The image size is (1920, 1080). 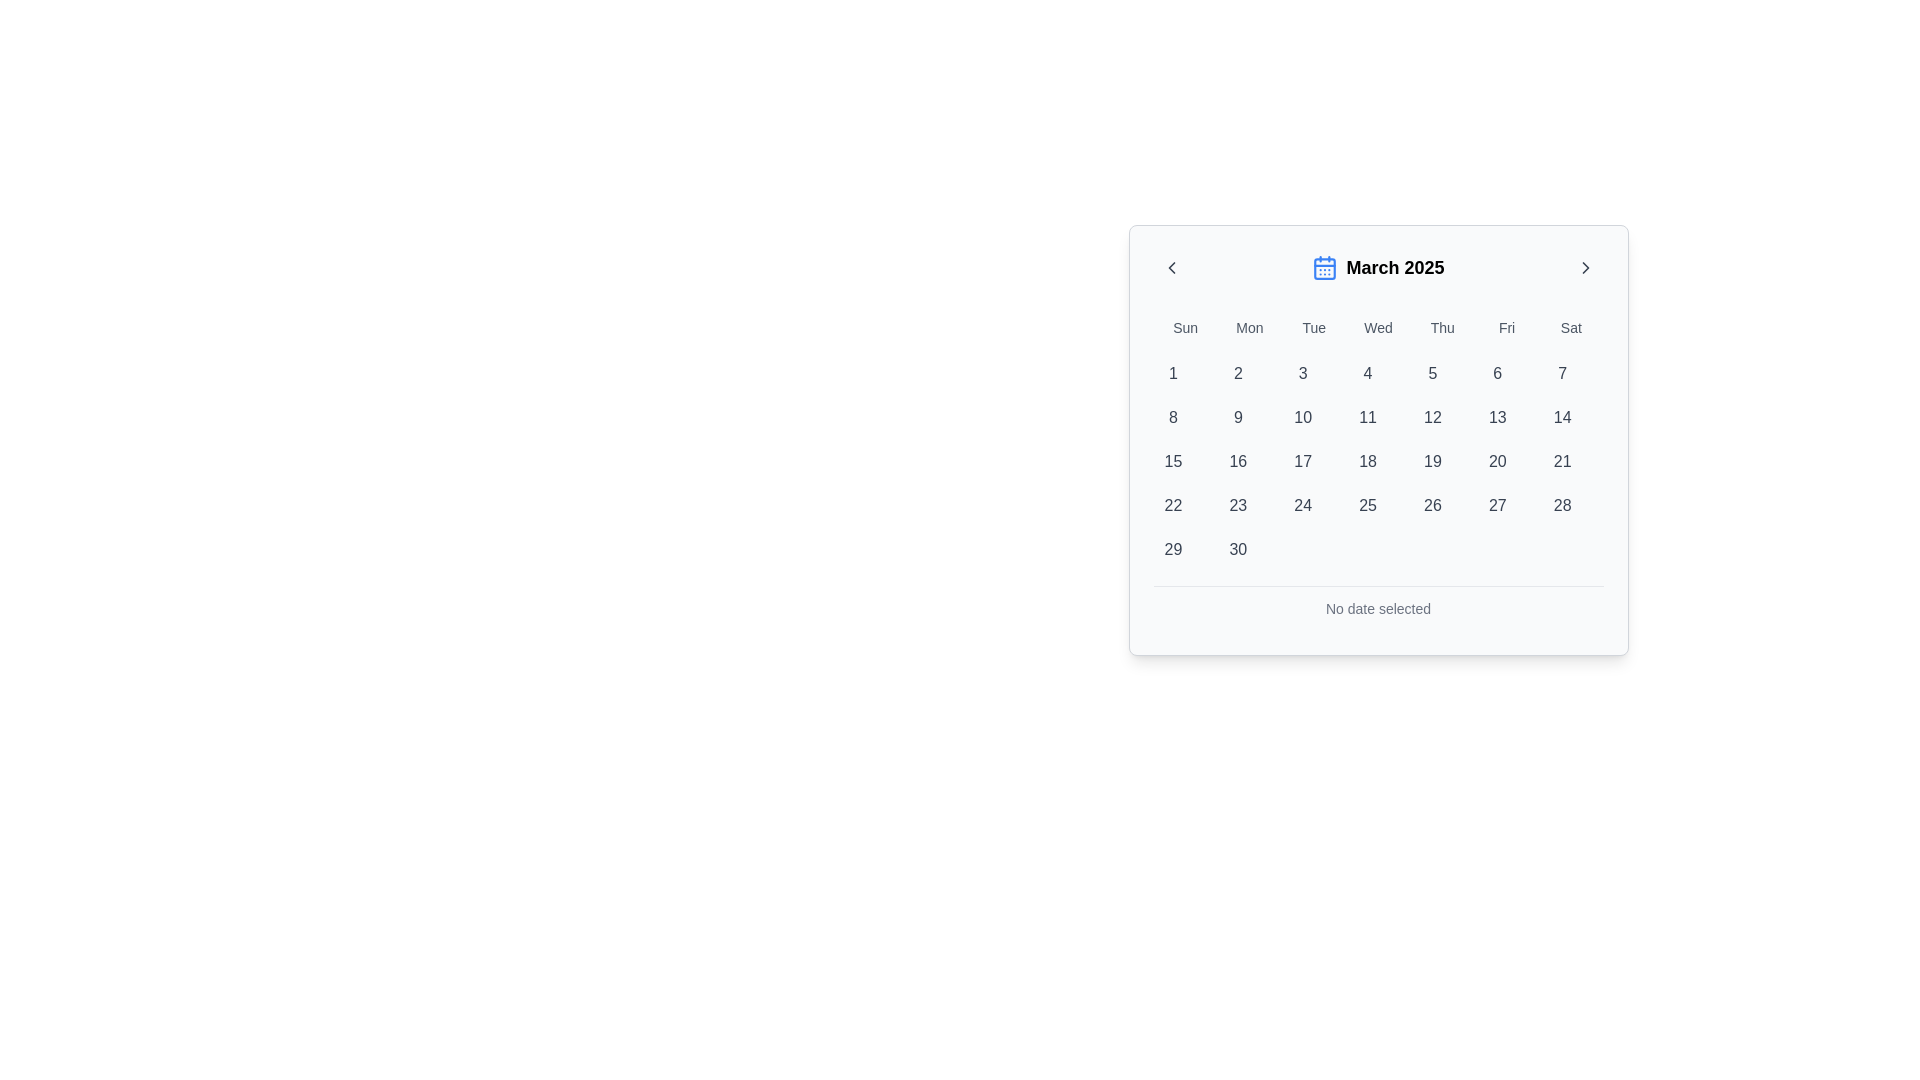 What do you see at coordinates (1377, 326) in the screenshot?
I see `the 'Wednesday' label in the calendar view, which is the fourth day of the week displayed at the top of the calendar` at bounding box center [1377, 326].